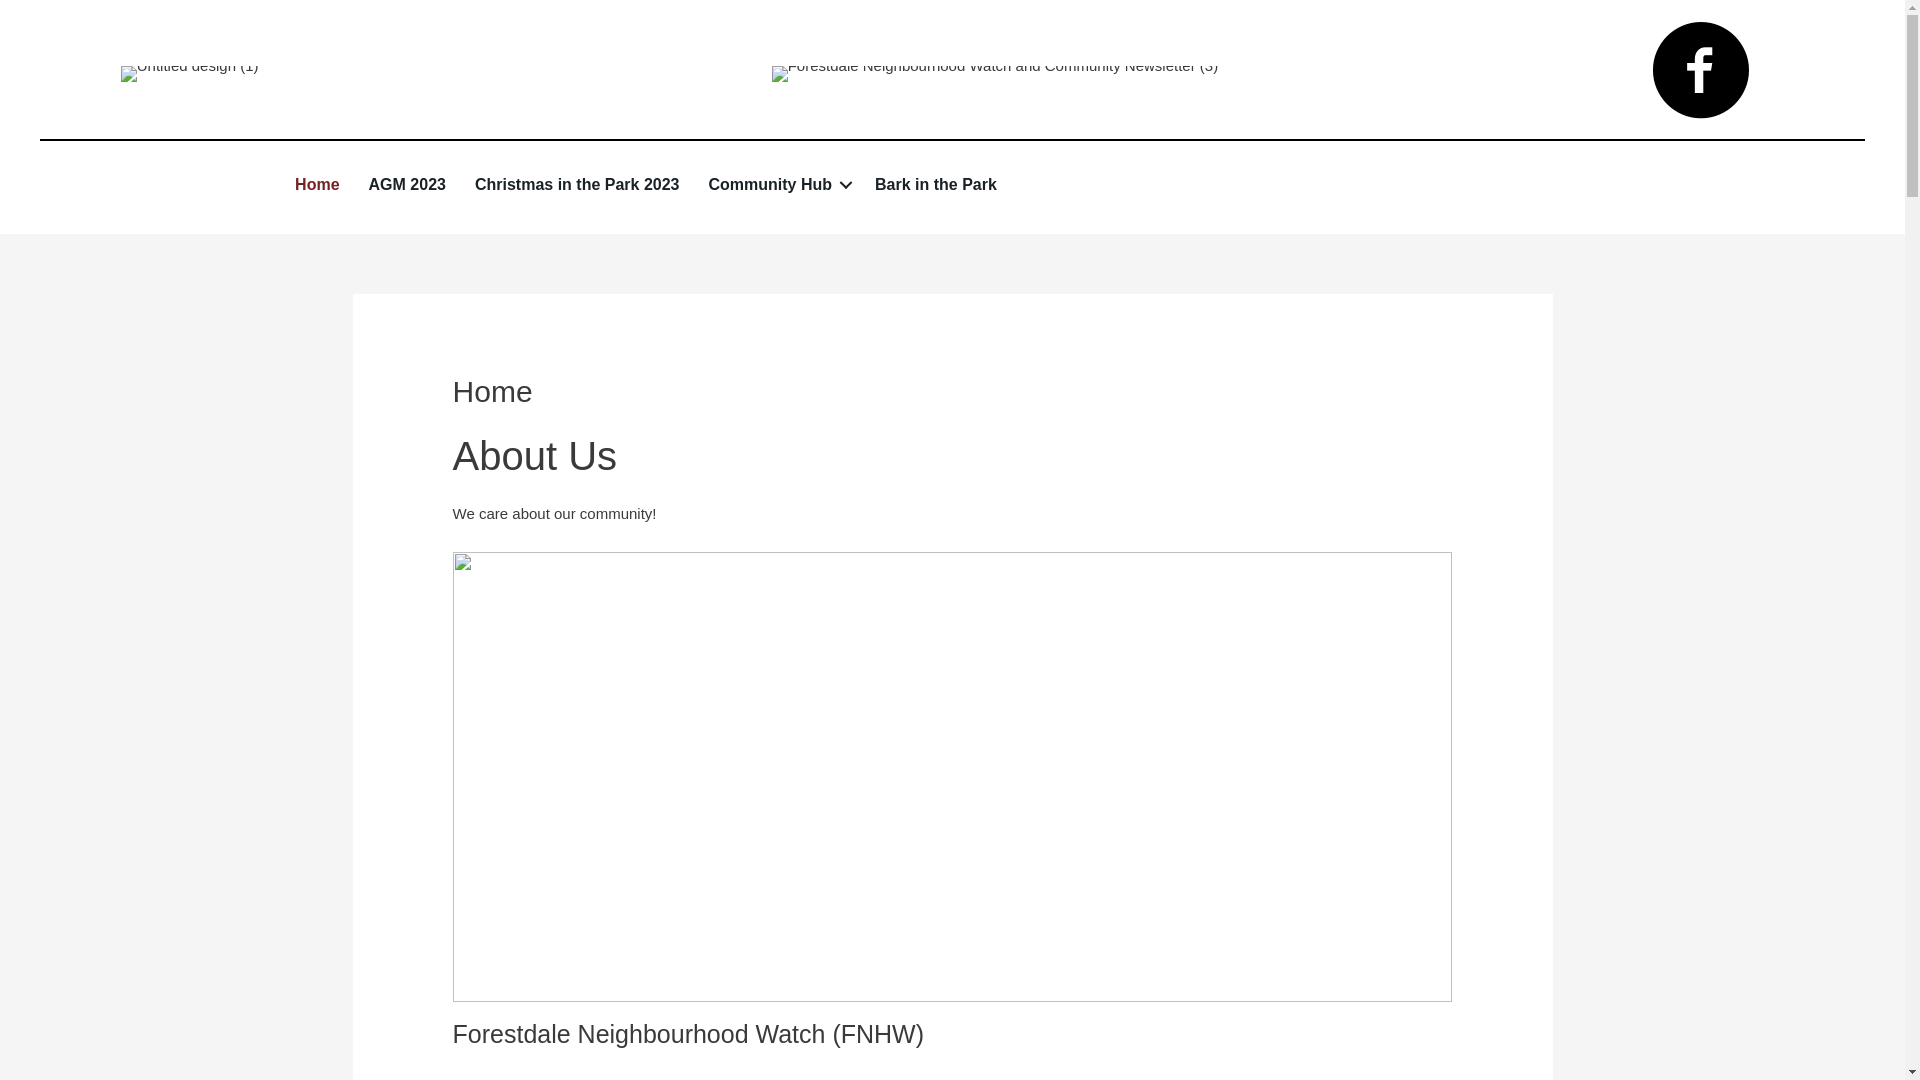 The height and width of the screenshot is (1080, 1920). I want to click on 'Bark in the Park', so click(935, 185).